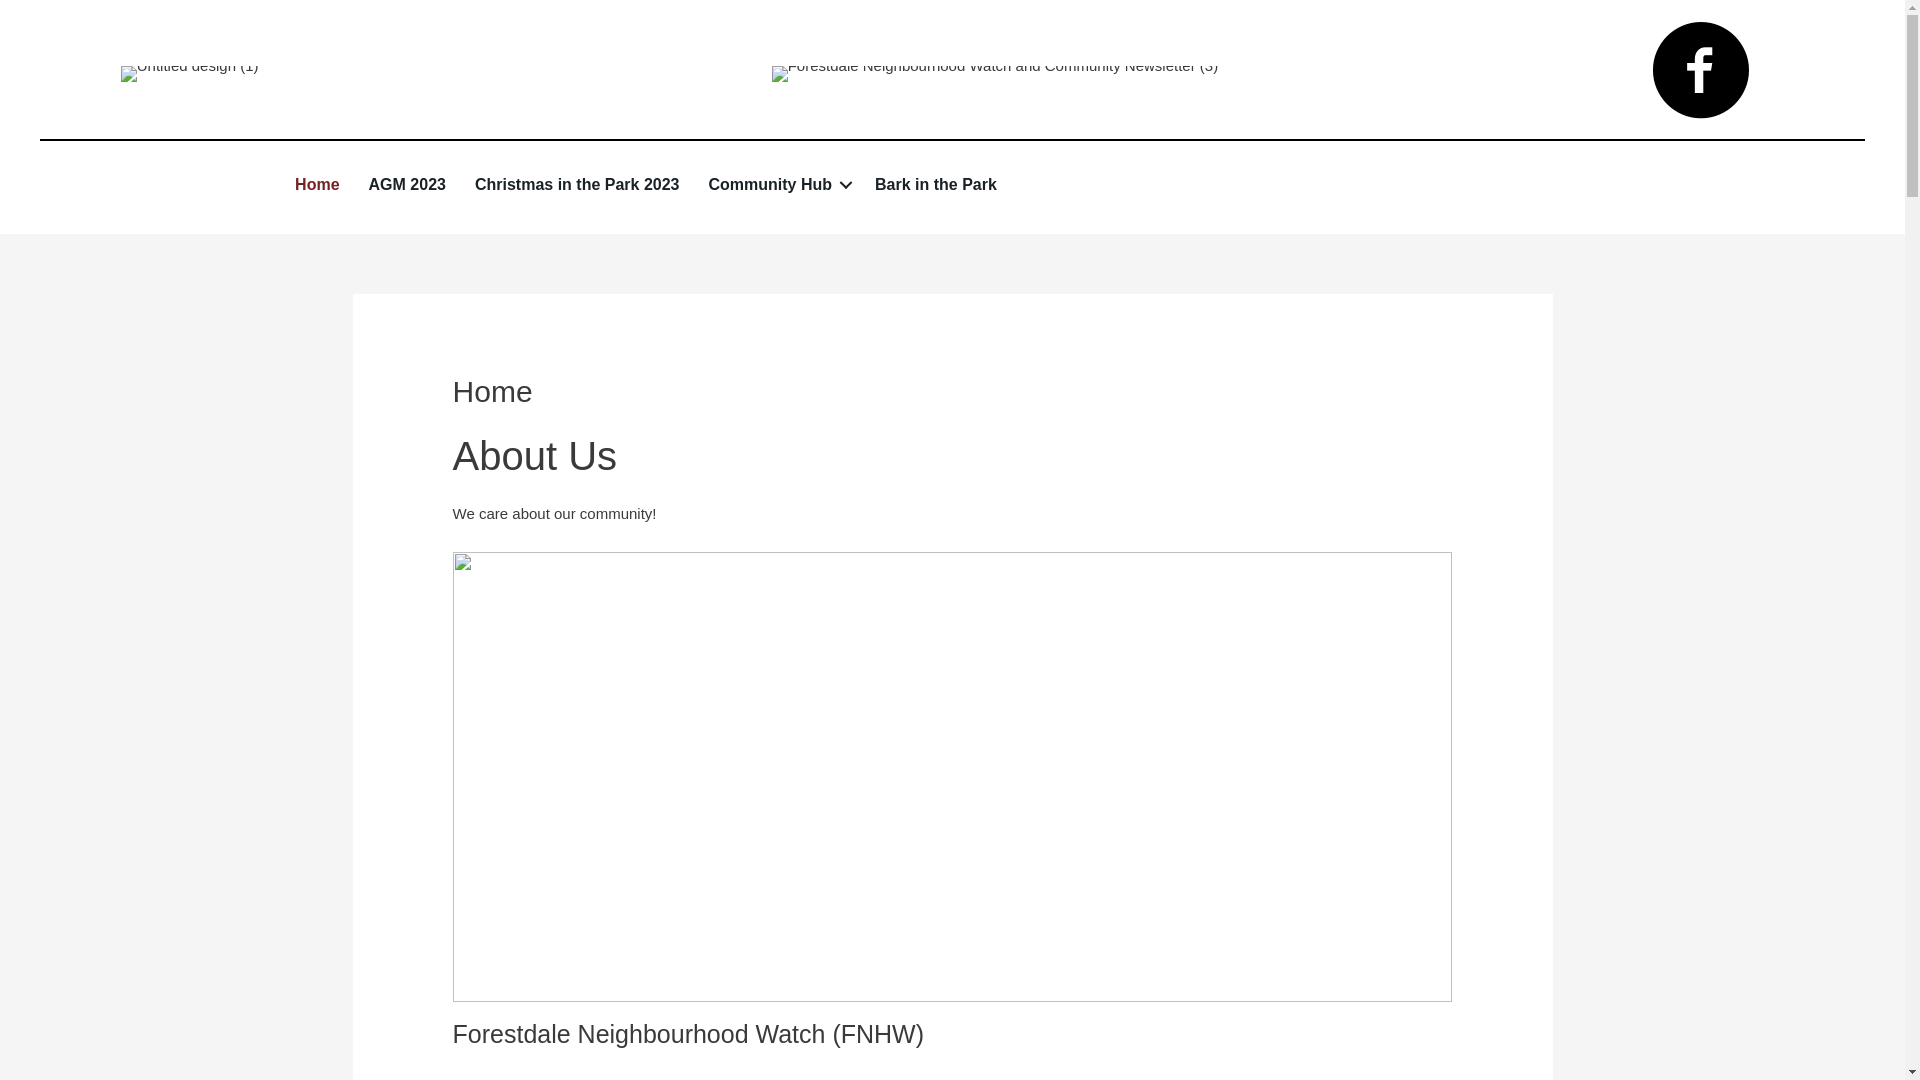 The height and width of the screenshot is (1080, 1920). I want to click on 'Bark in the Park', so click(935, 185).